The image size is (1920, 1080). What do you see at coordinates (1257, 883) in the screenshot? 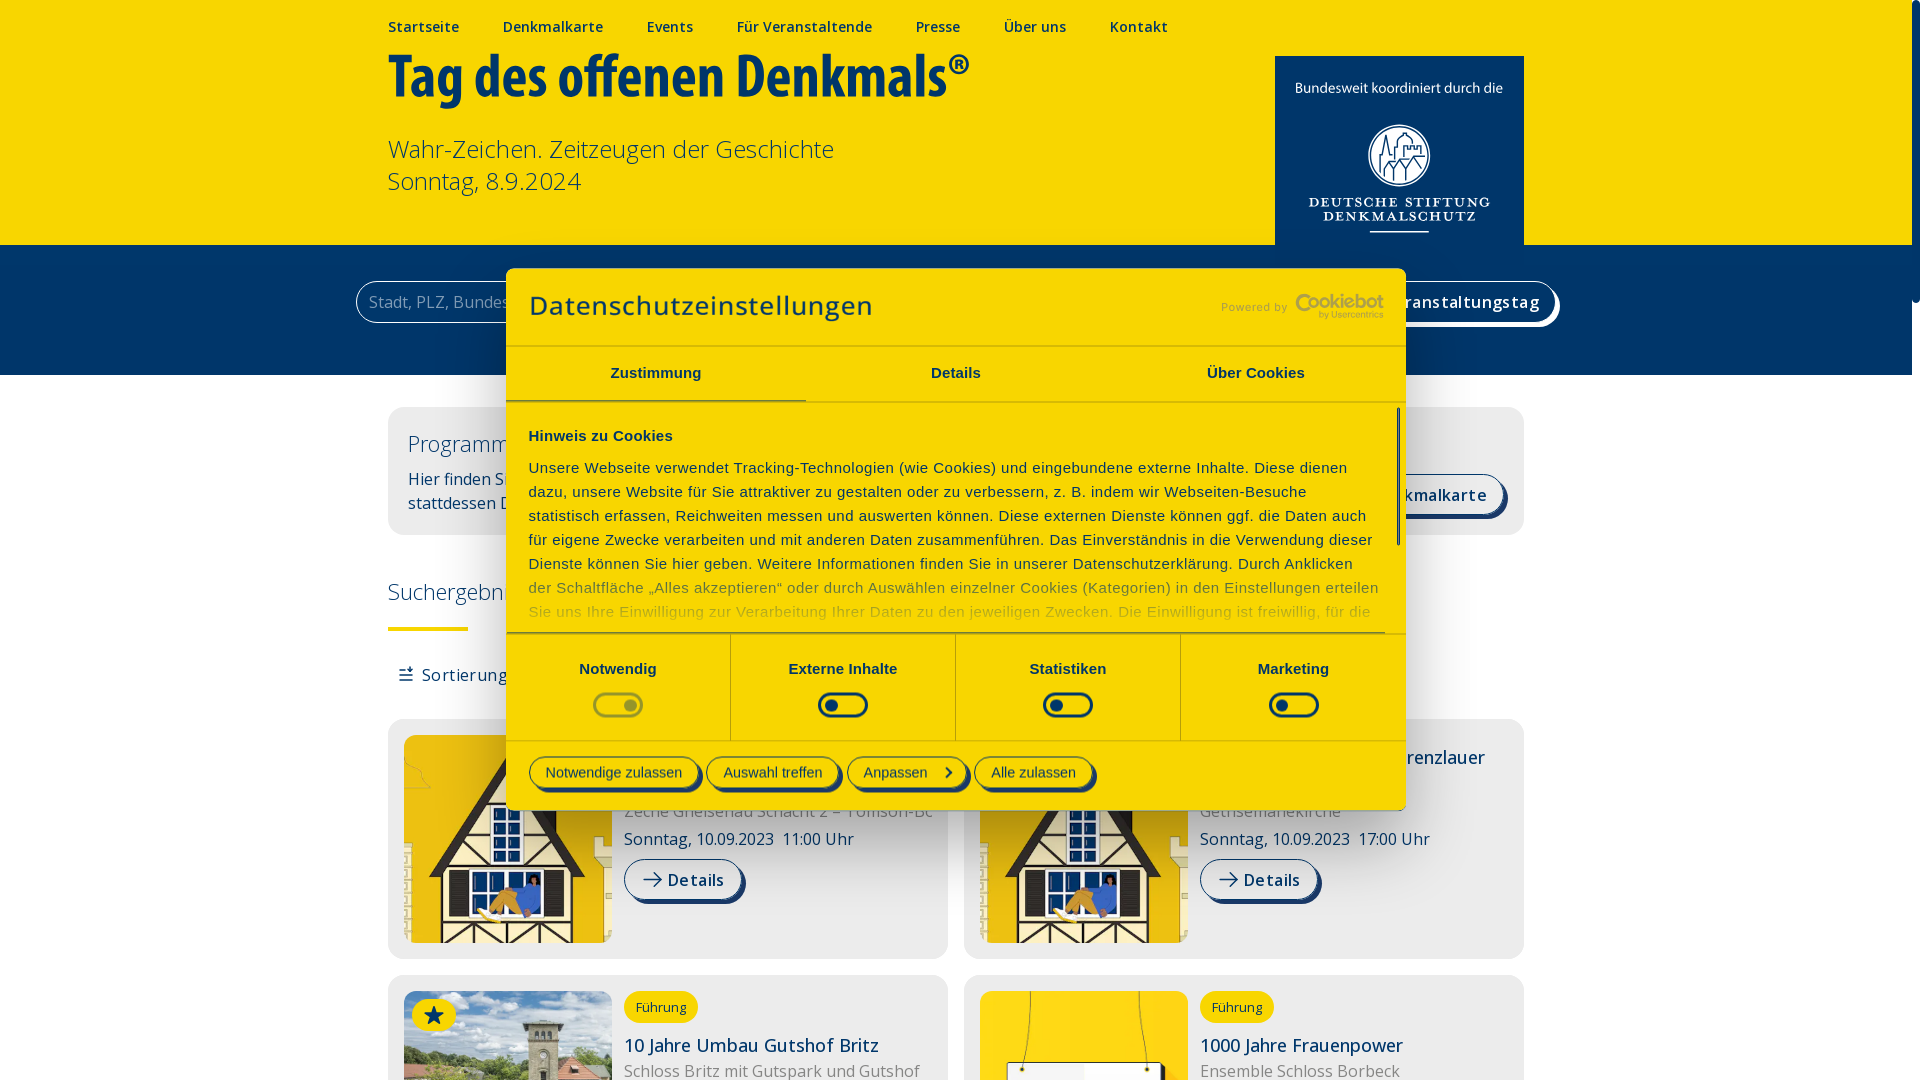
I see `'Details'` at bounding box center [1257, 883].